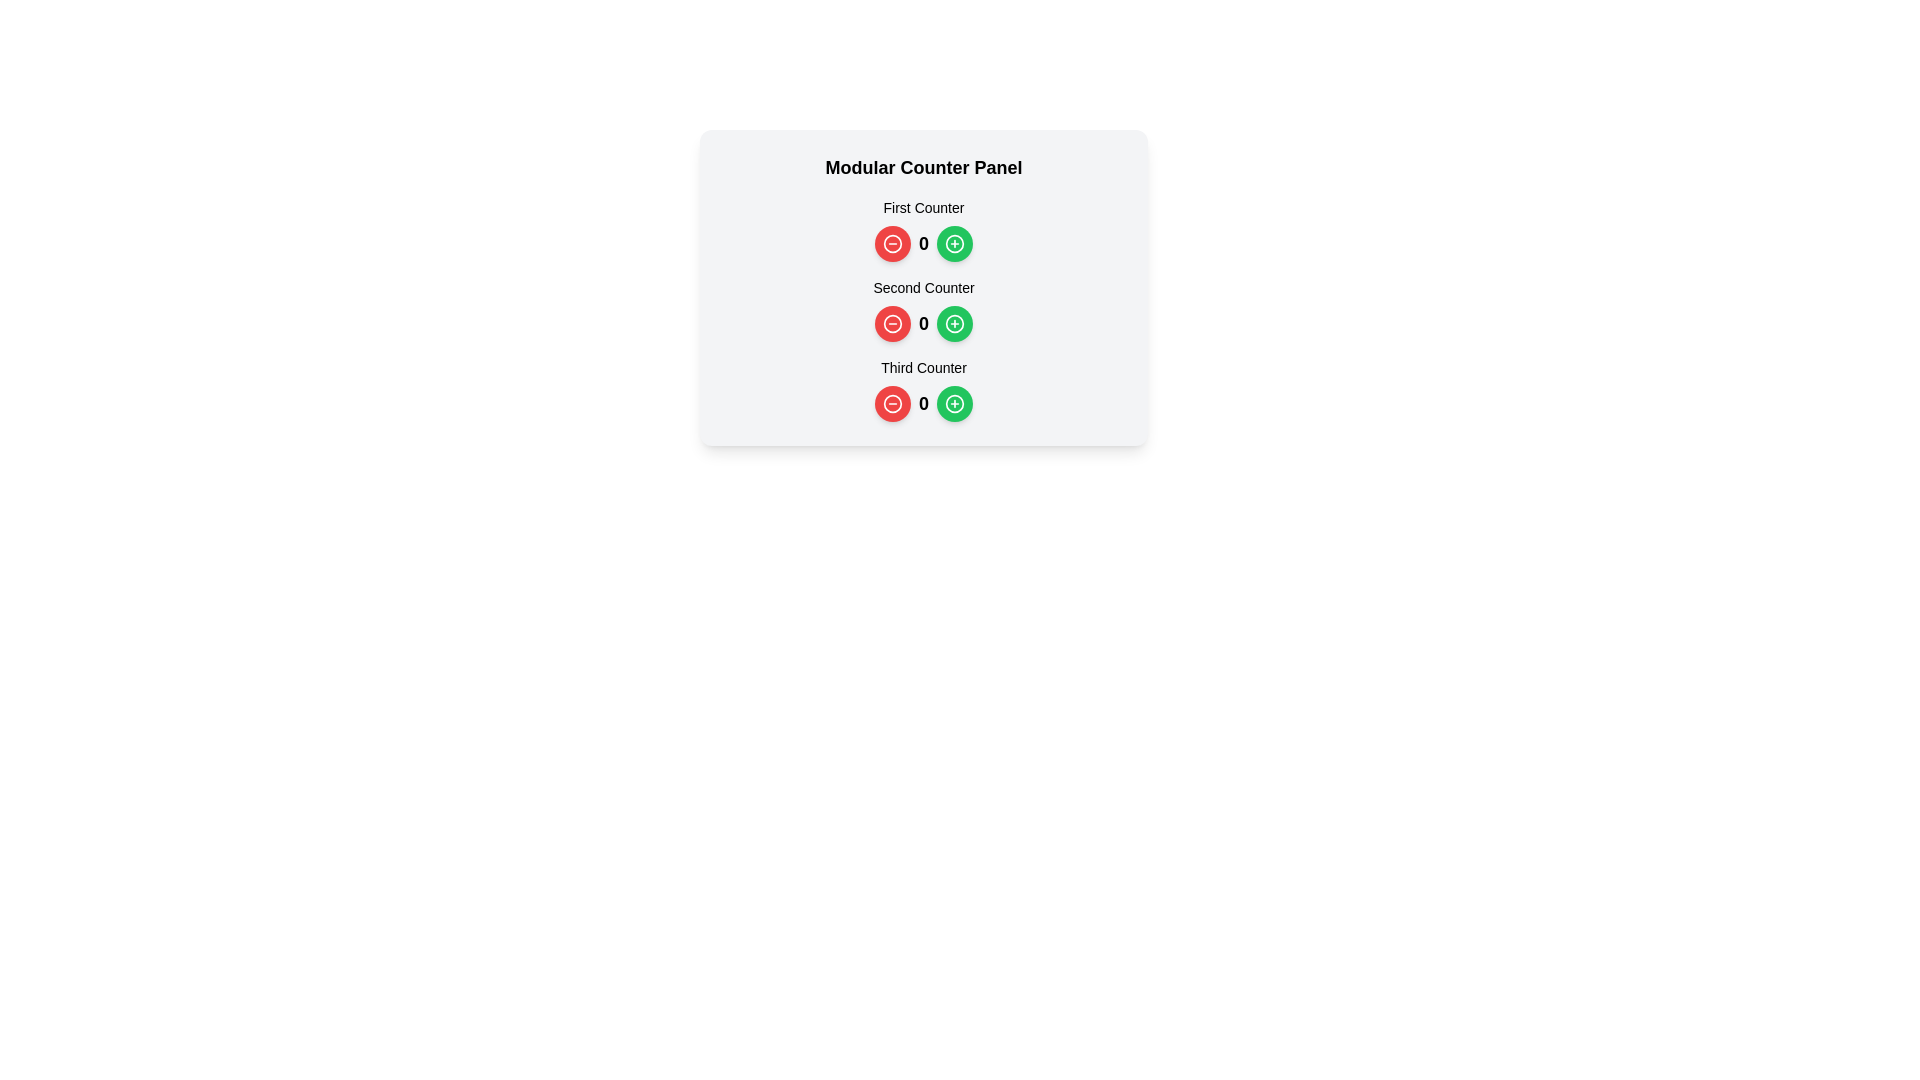  I want to click on the circular red outlined button with a minus symbol located in the 'First Counter' row to decrement the count, so click(891, 242).